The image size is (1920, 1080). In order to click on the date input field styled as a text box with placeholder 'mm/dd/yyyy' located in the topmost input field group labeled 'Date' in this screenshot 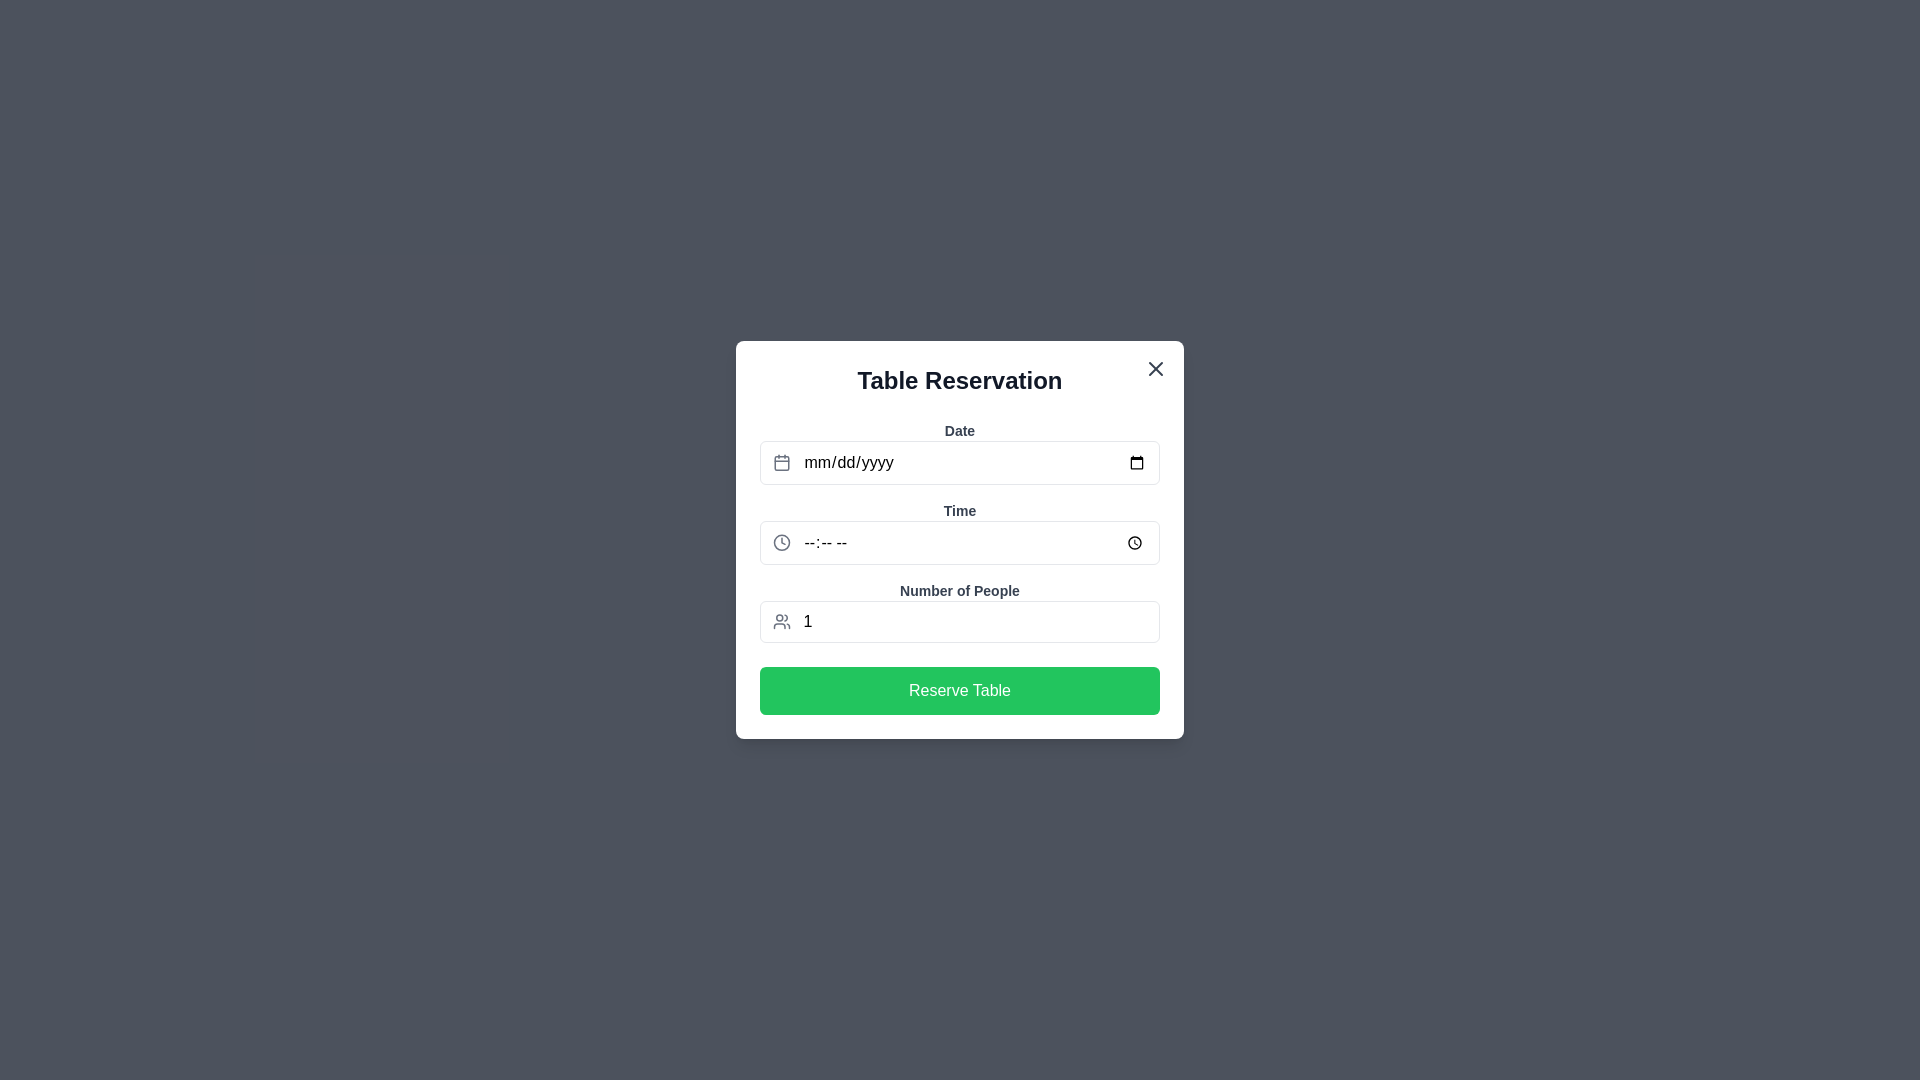, I will do `click(975, 462)`.